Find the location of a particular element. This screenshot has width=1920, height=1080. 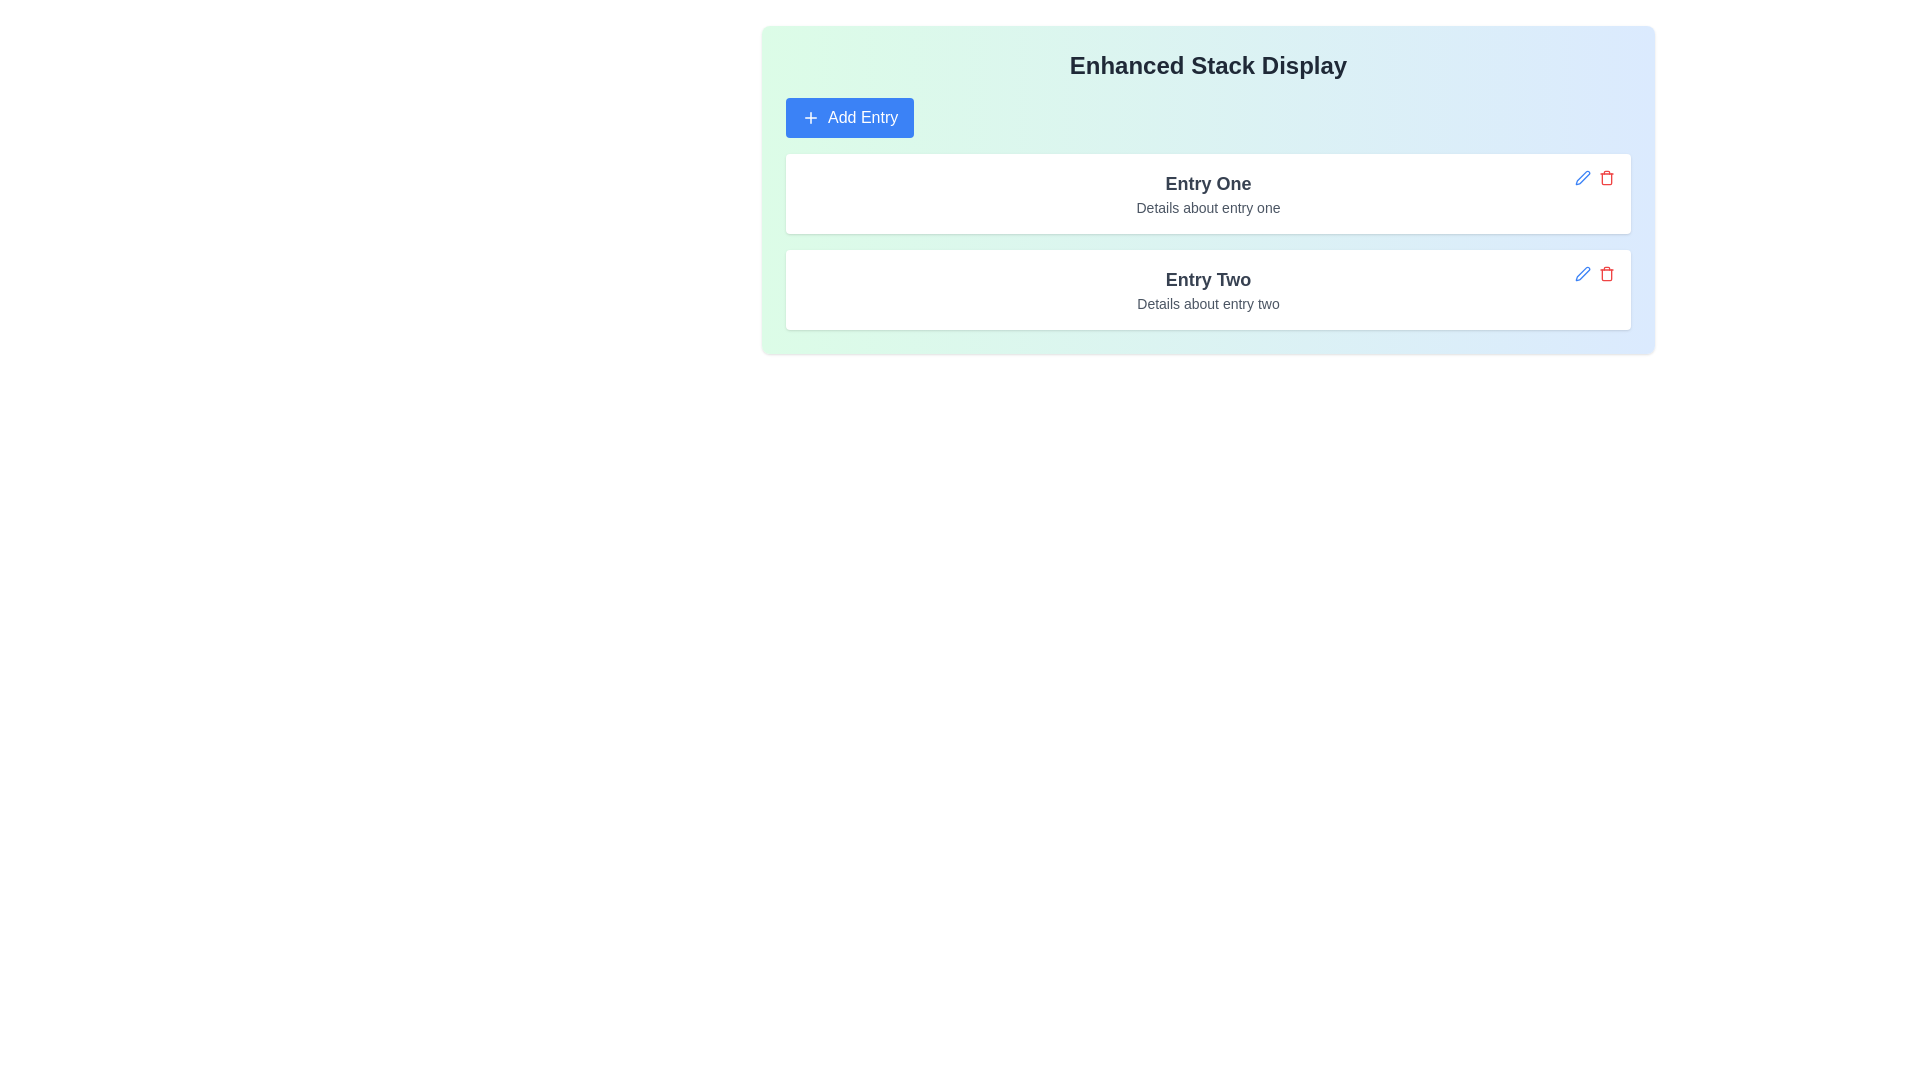

the 'Add Entry' button icon is located at coordinates (811, 118).